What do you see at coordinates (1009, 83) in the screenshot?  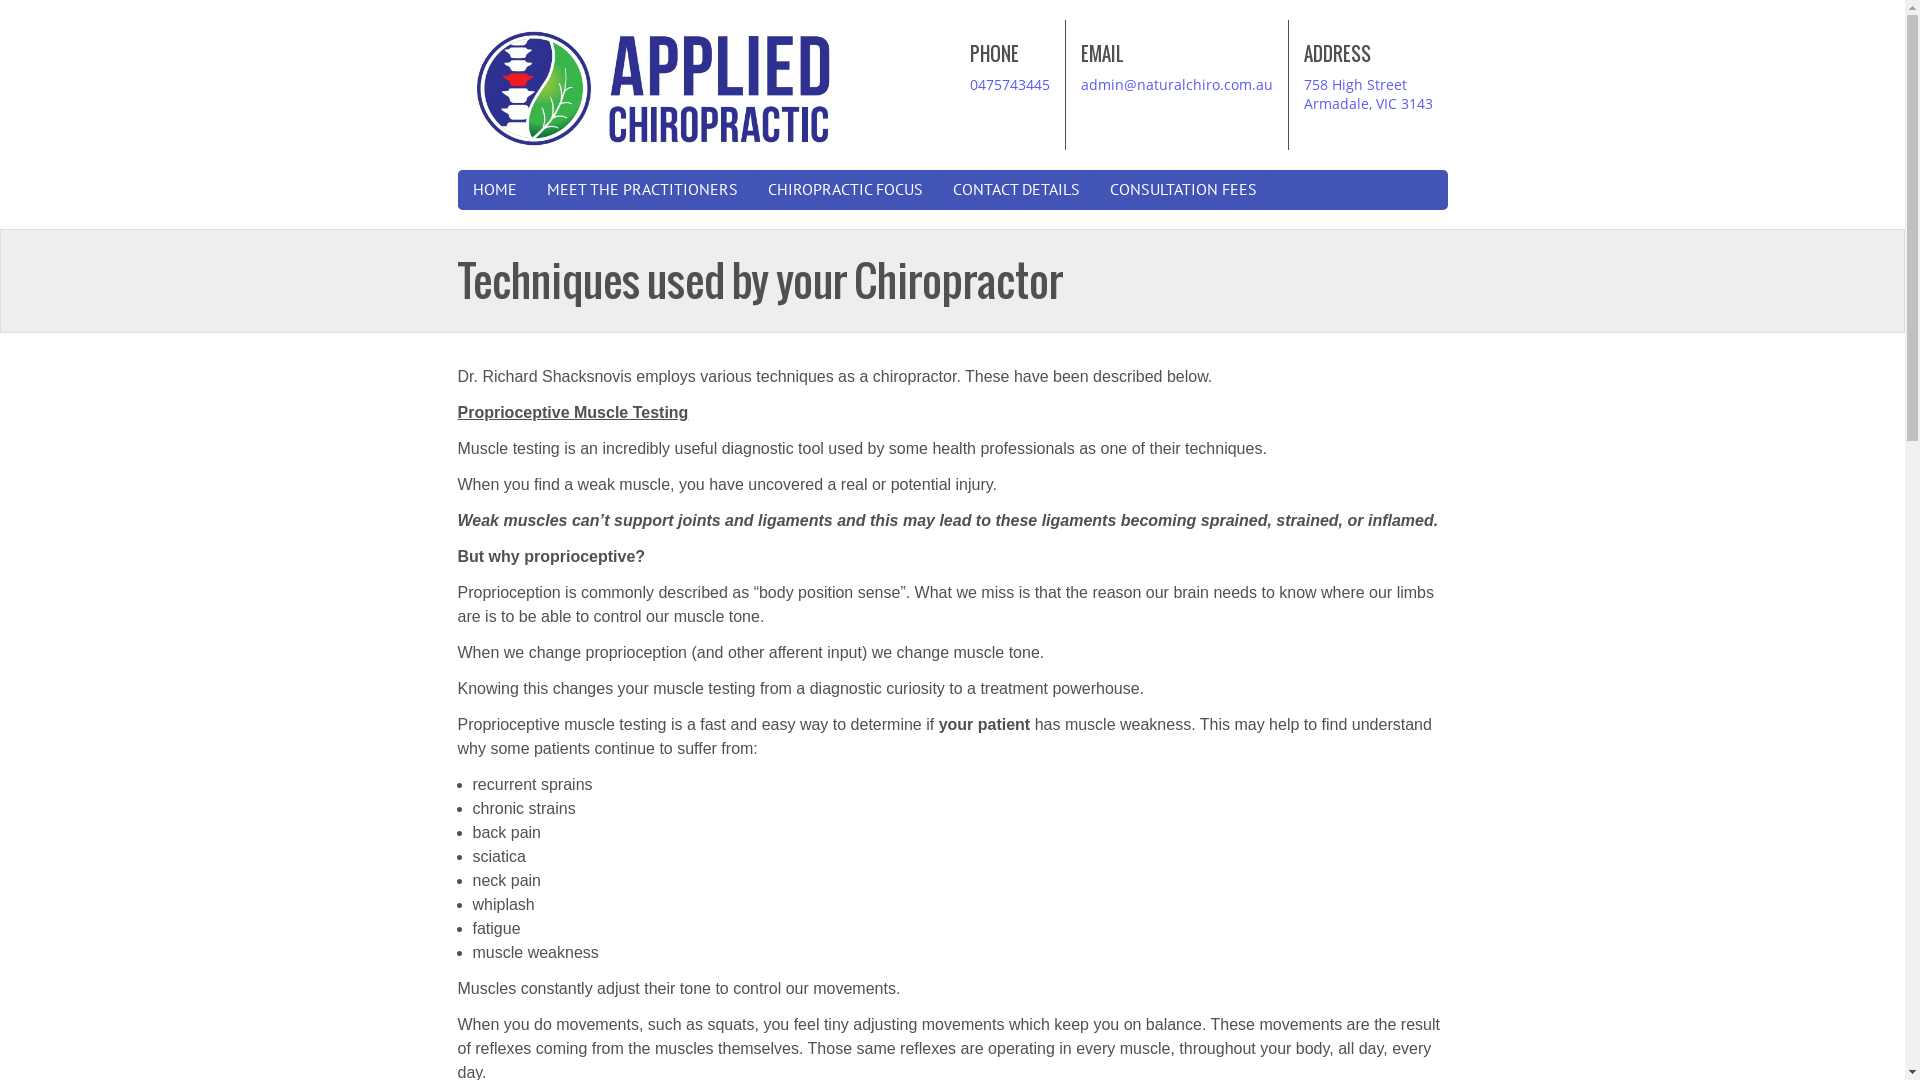 I see `'0475743445'` at bounding box center [1009, 83].